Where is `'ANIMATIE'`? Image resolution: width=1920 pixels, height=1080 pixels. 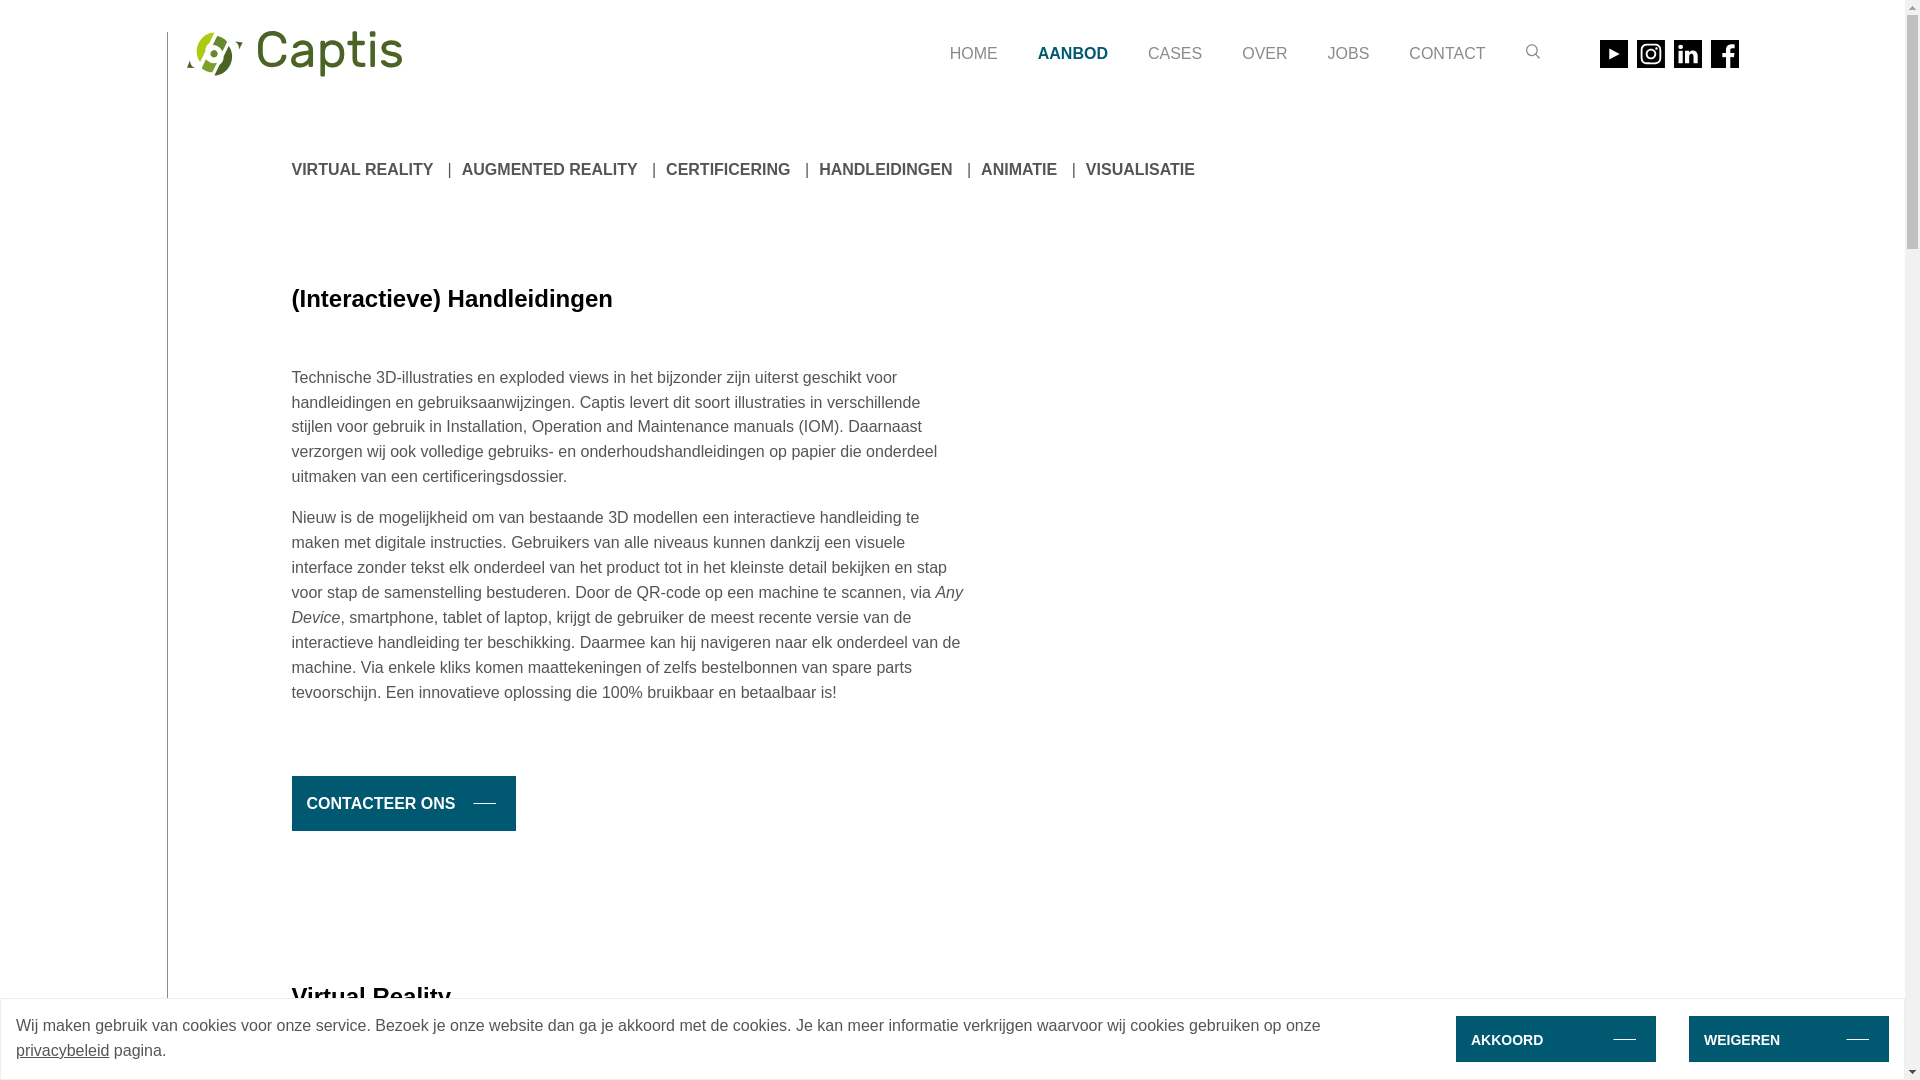 'ANIMATIE' is located at coordinates (1018, 168).